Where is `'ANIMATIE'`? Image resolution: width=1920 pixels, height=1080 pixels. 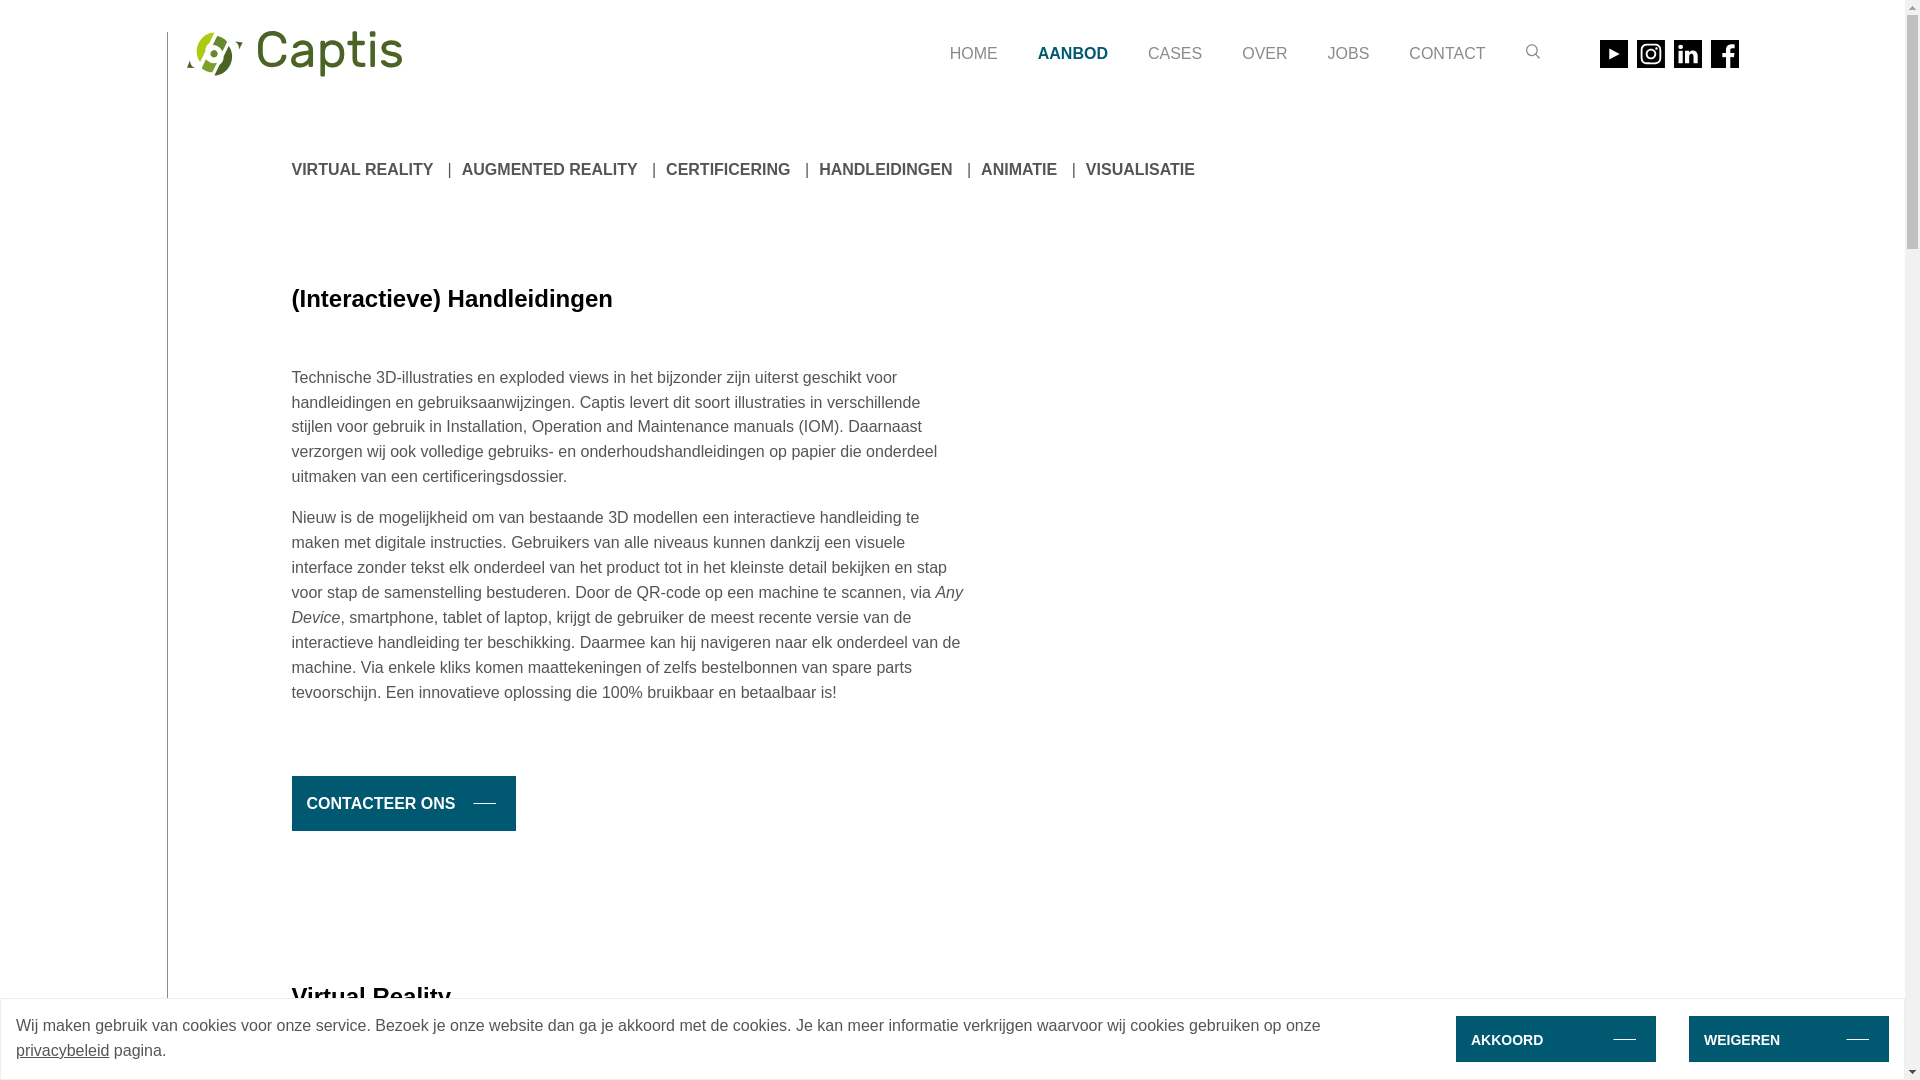 'ANIMATIE' is located at coordinates (1018, 168).